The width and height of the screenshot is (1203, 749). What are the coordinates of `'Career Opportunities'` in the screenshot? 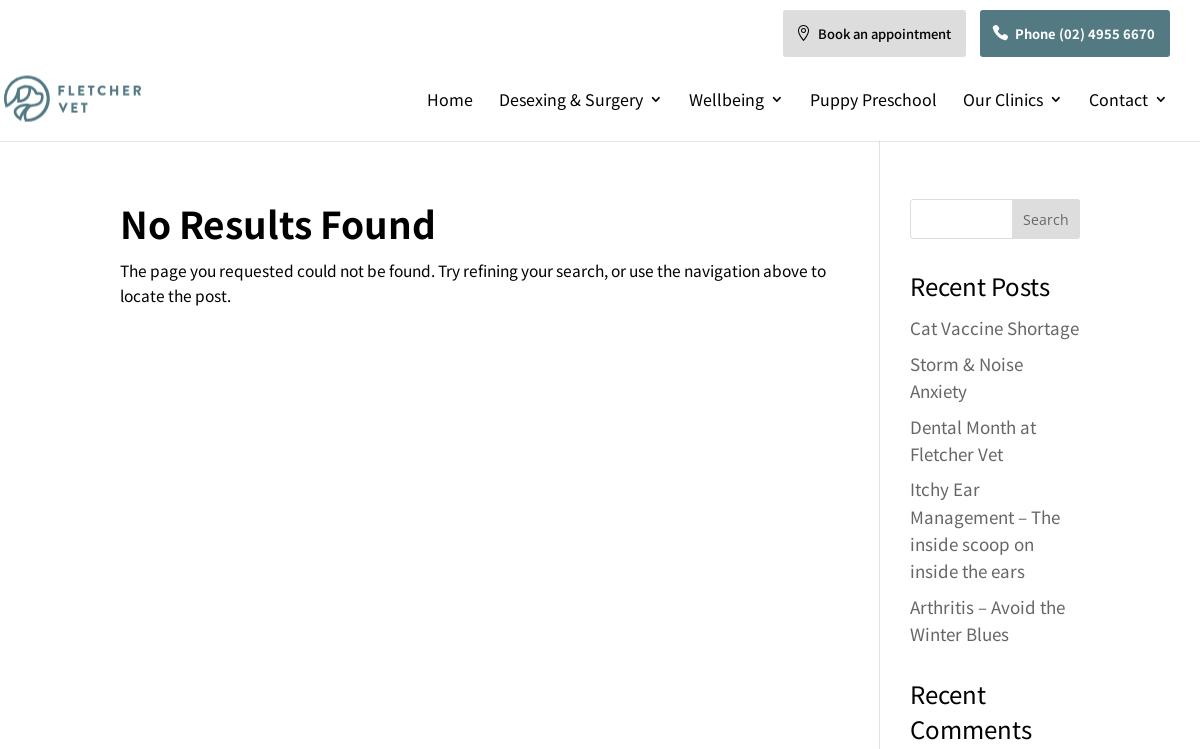 It's located at (1068, 264).